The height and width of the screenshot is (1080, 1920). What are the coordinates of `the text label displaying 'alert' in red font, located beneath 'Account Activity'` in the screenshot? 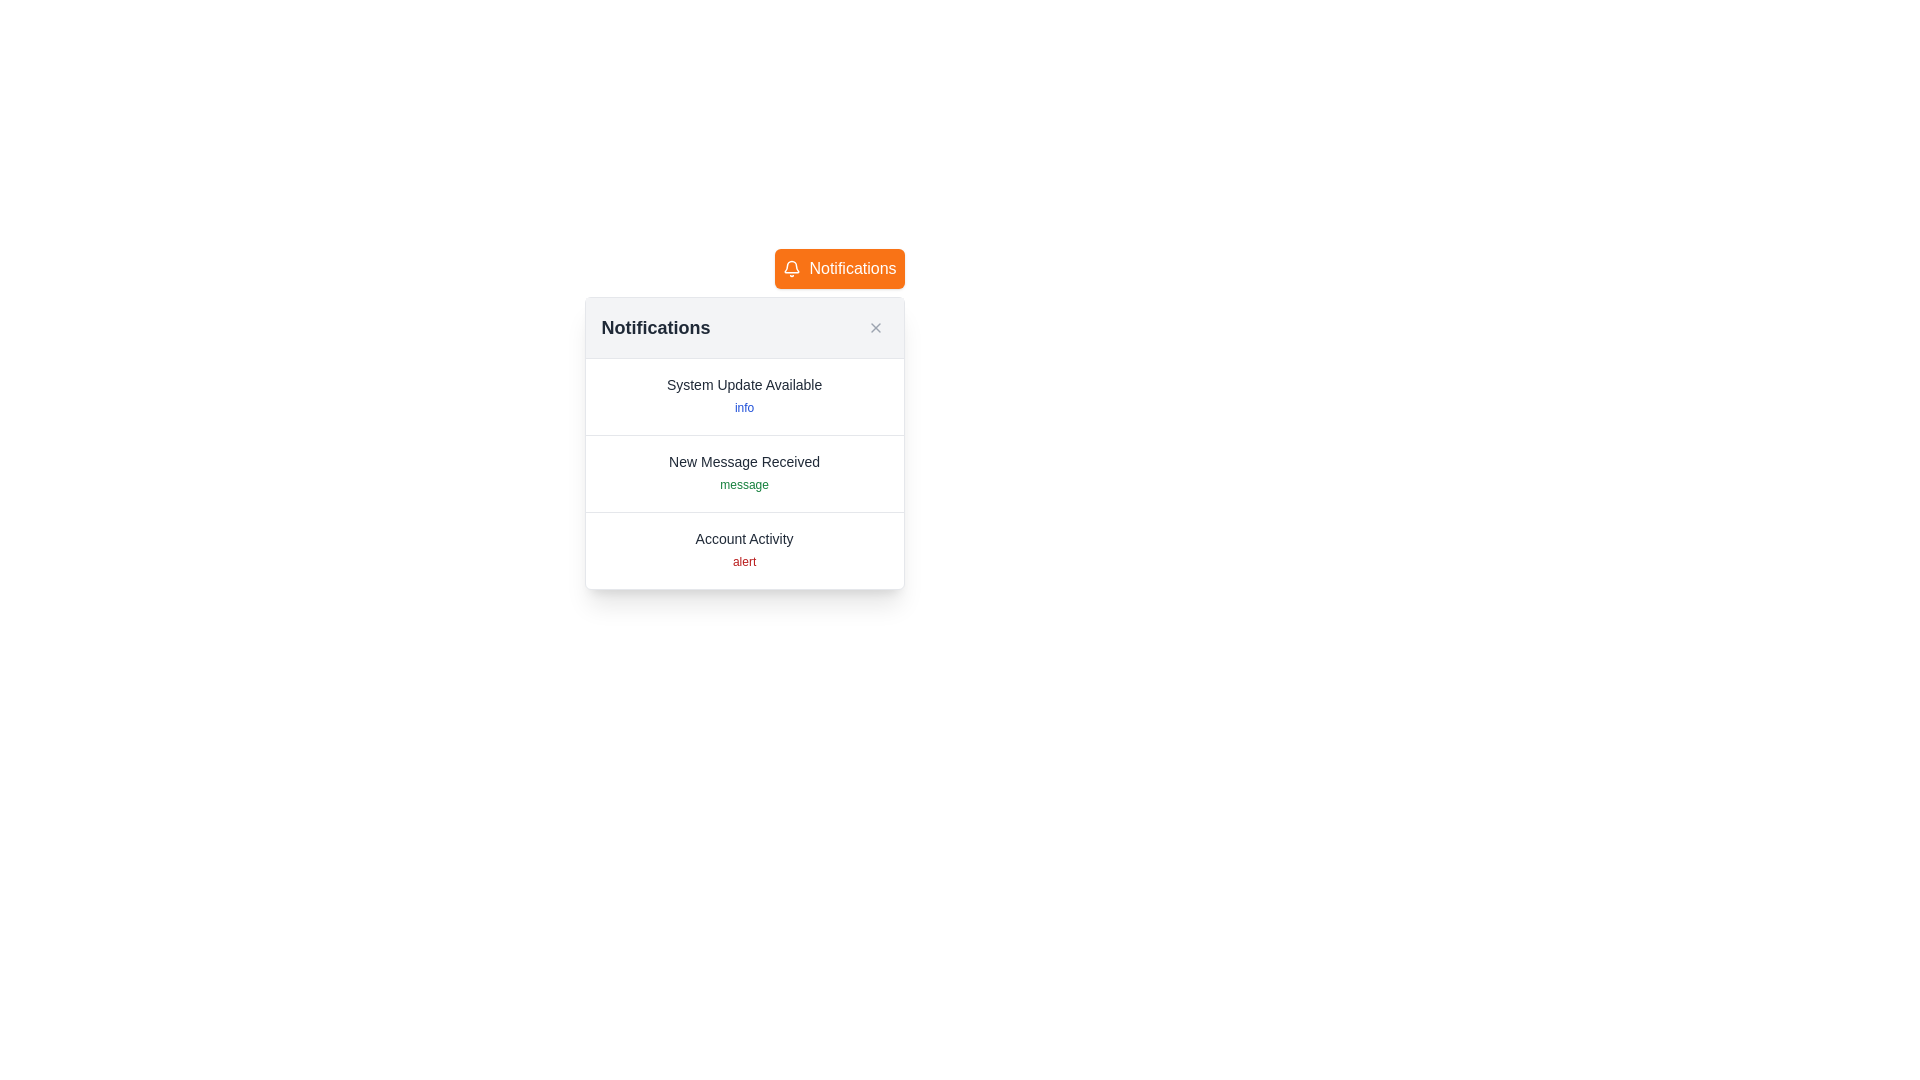 It's located at (743, 562).